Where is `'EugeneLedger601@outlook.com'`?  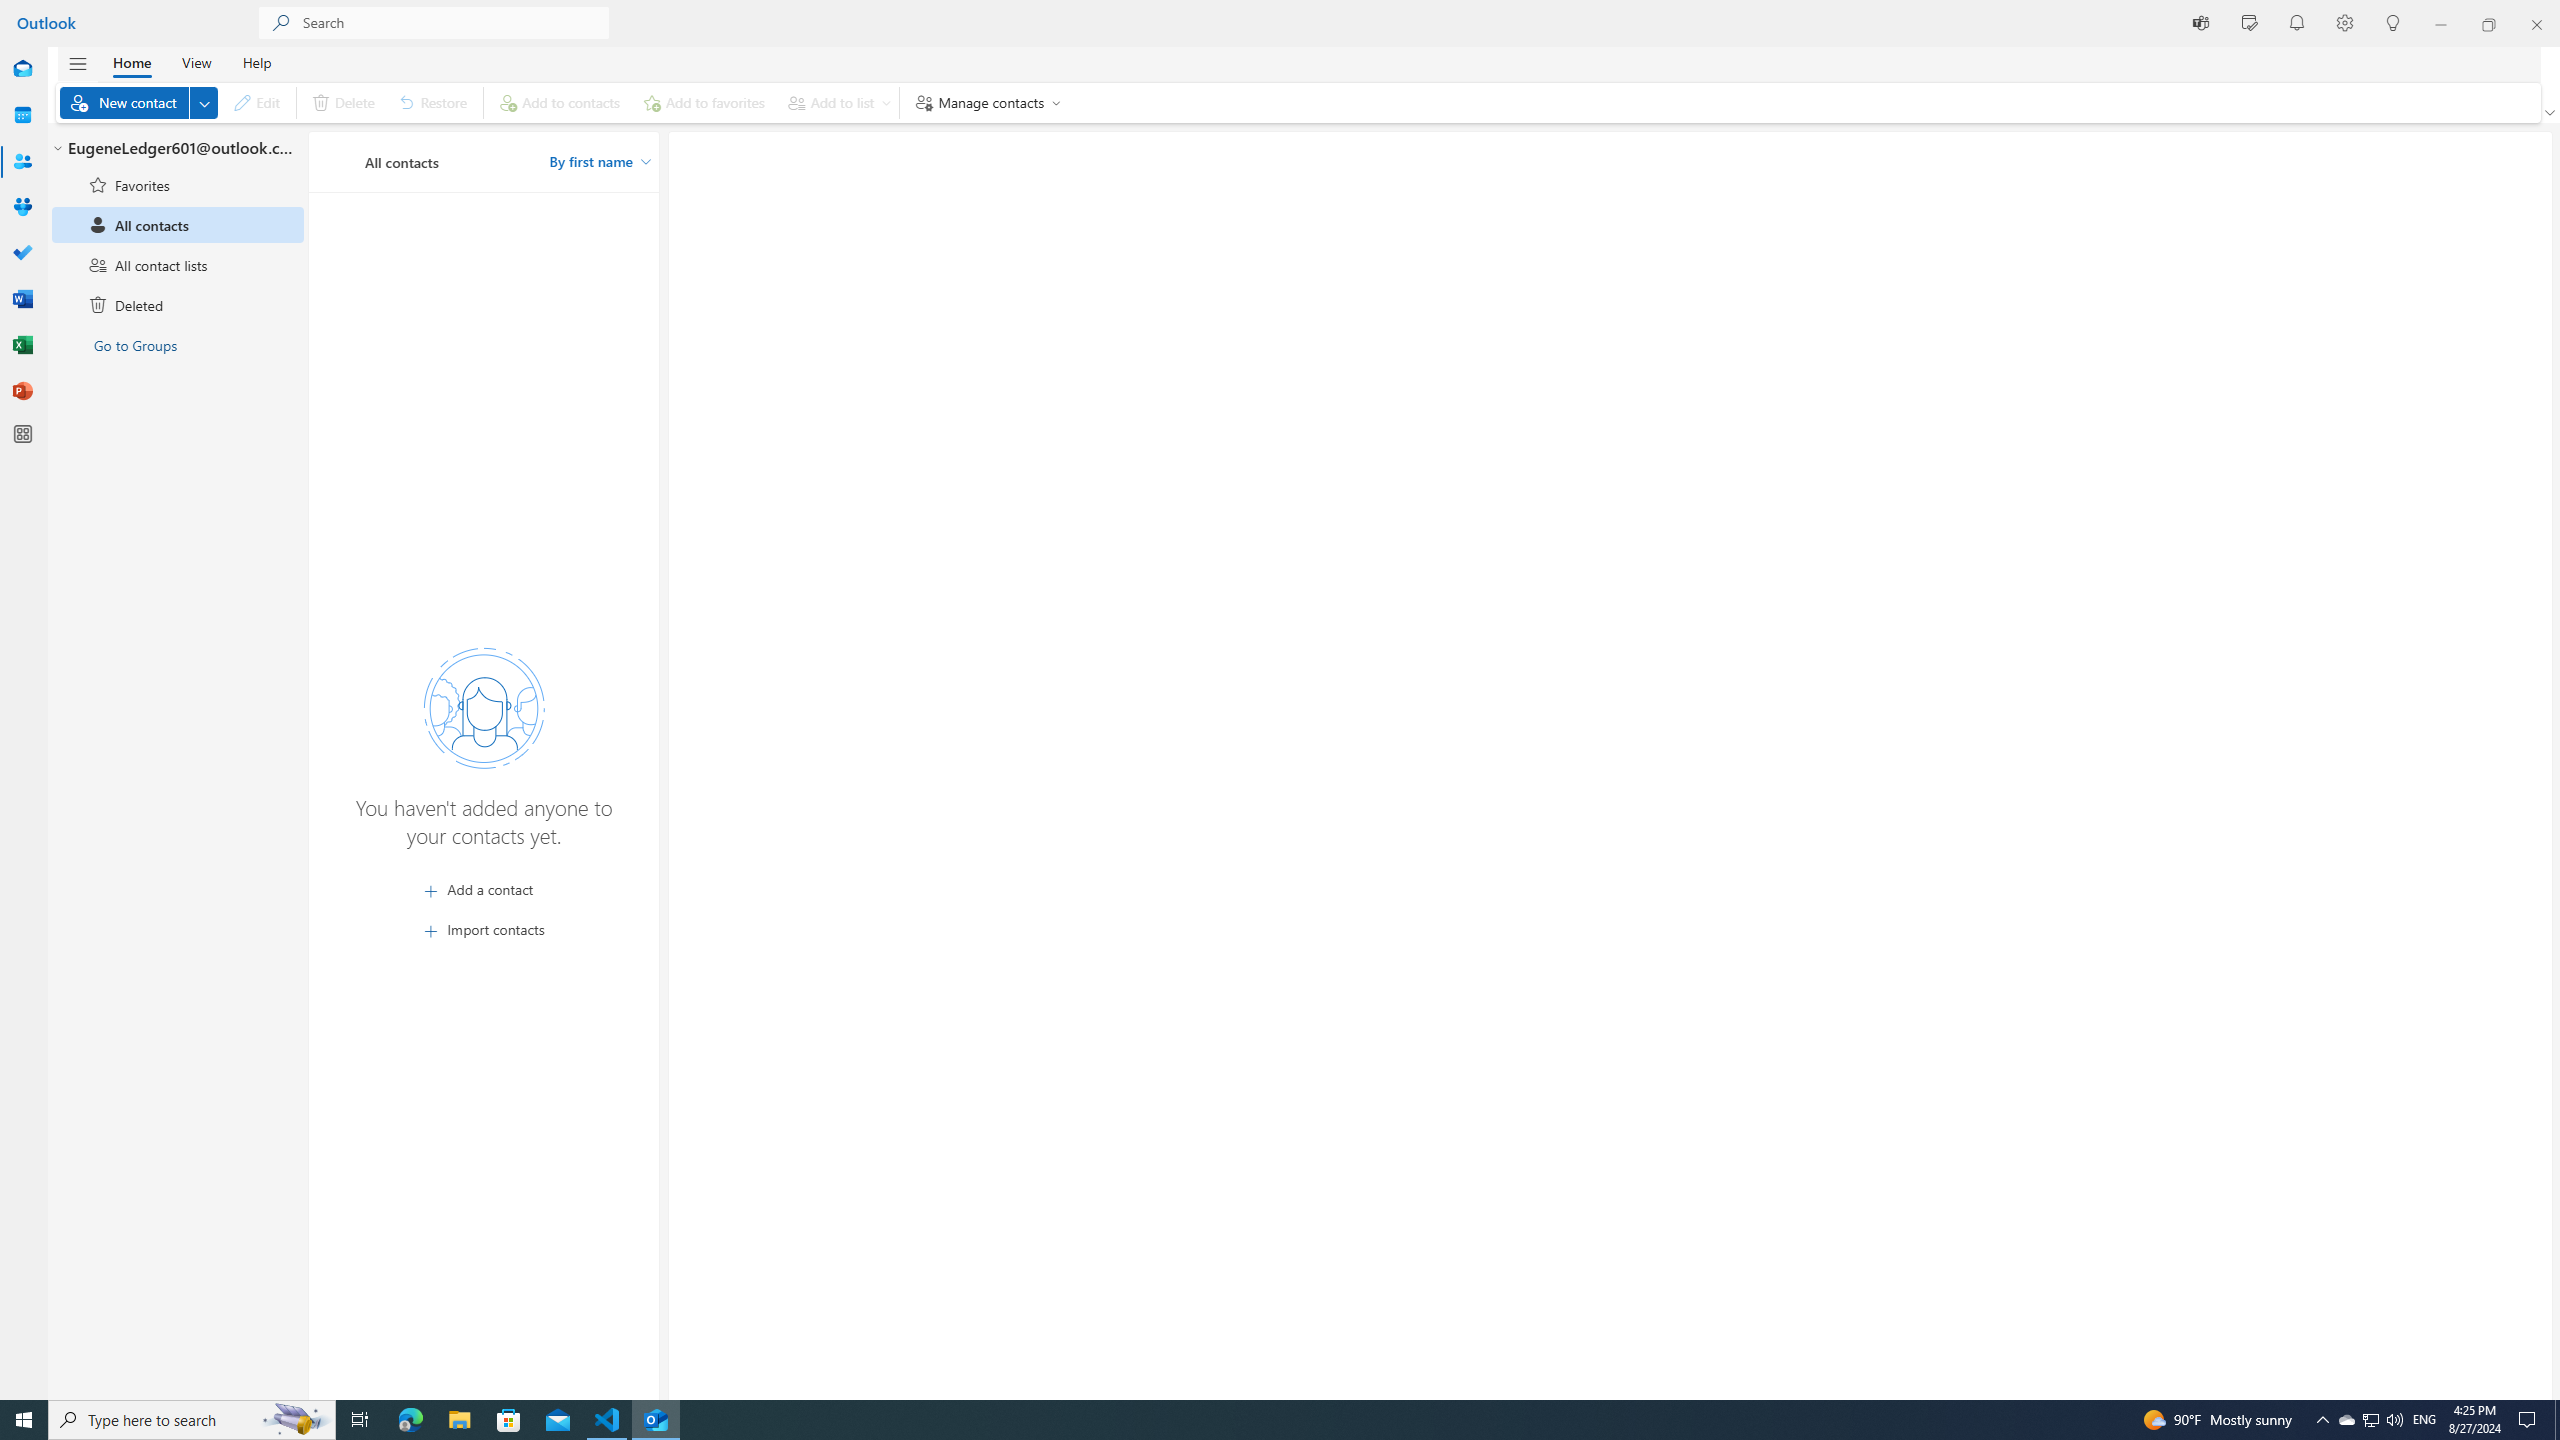 'EugeneLedger601@outlook.com' is located at coordinates (176, 149).